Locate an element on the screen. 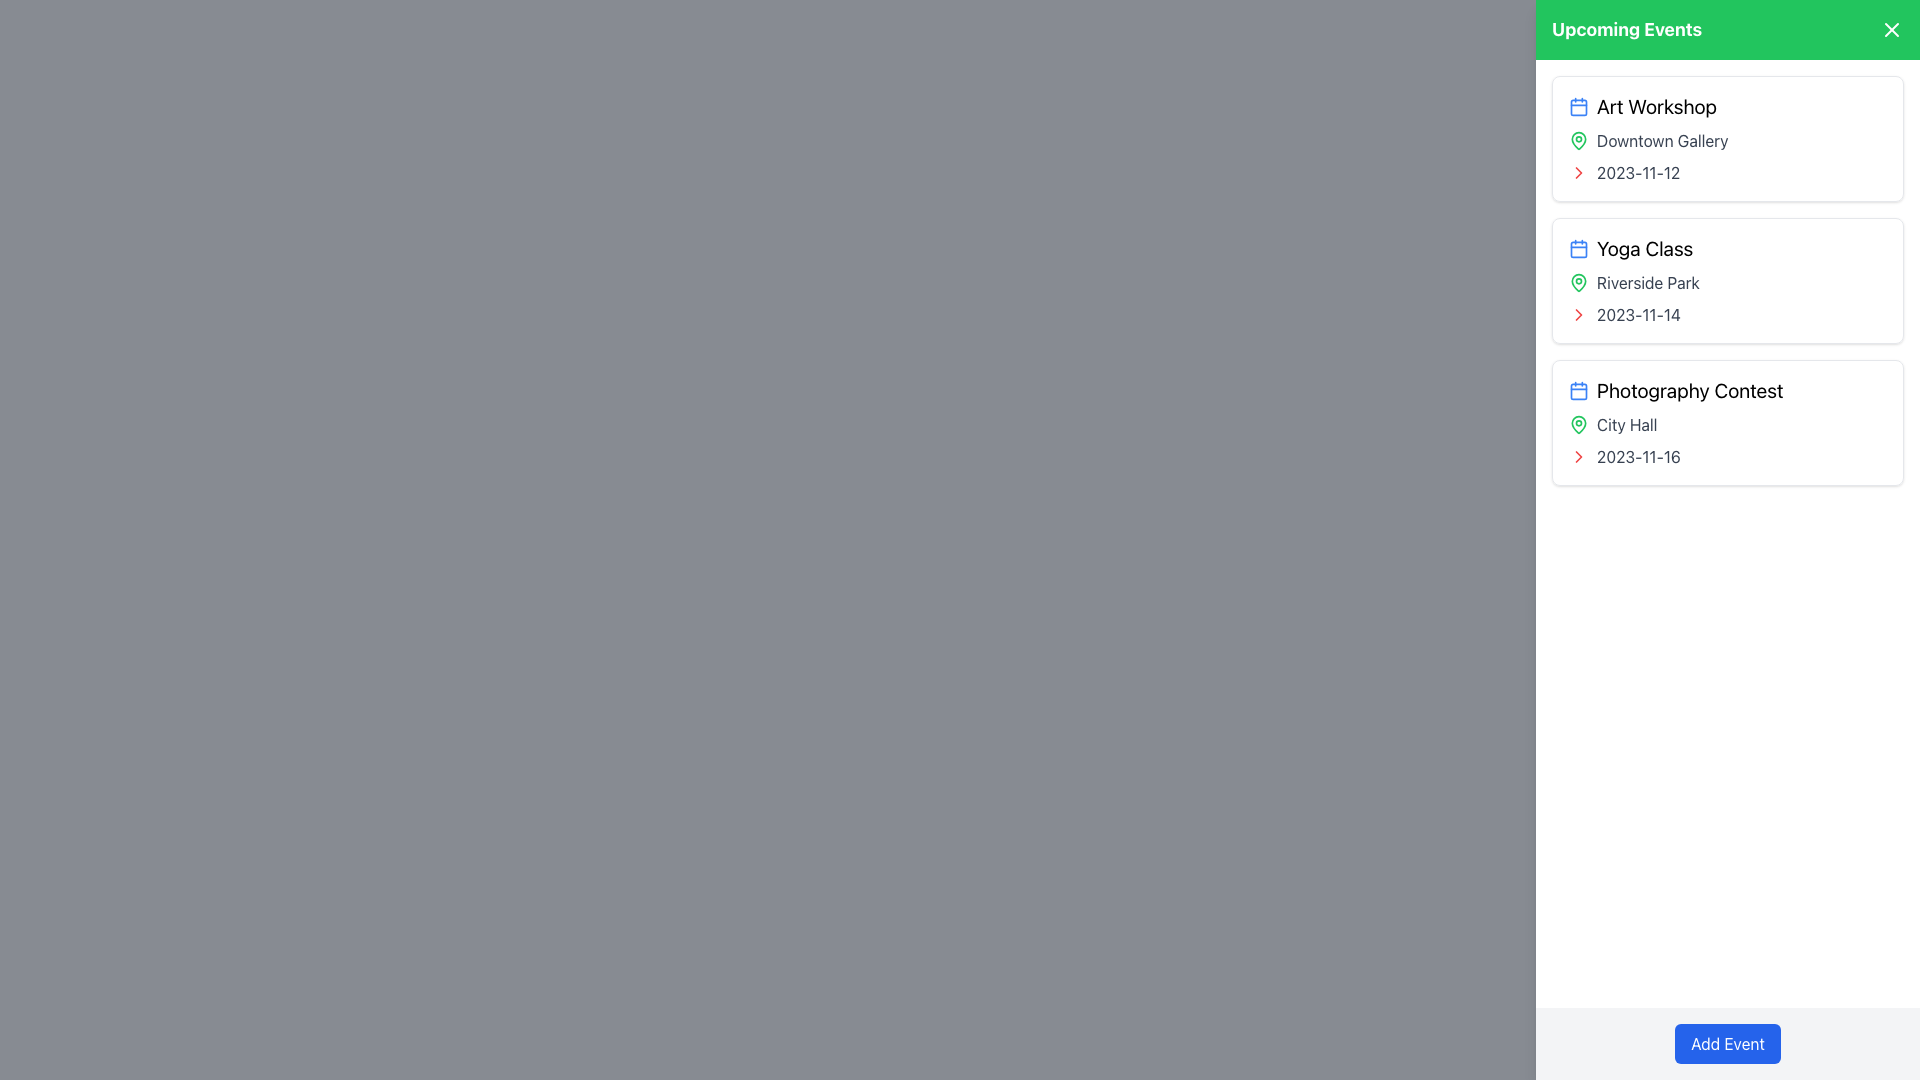 This screenshot has width=1920, height=1080. the 'Upcoming Events' text label, which is styled with a bold, large font on a green background, located in the header bar of the right-hand panel is located at coordinates (1627, 30).